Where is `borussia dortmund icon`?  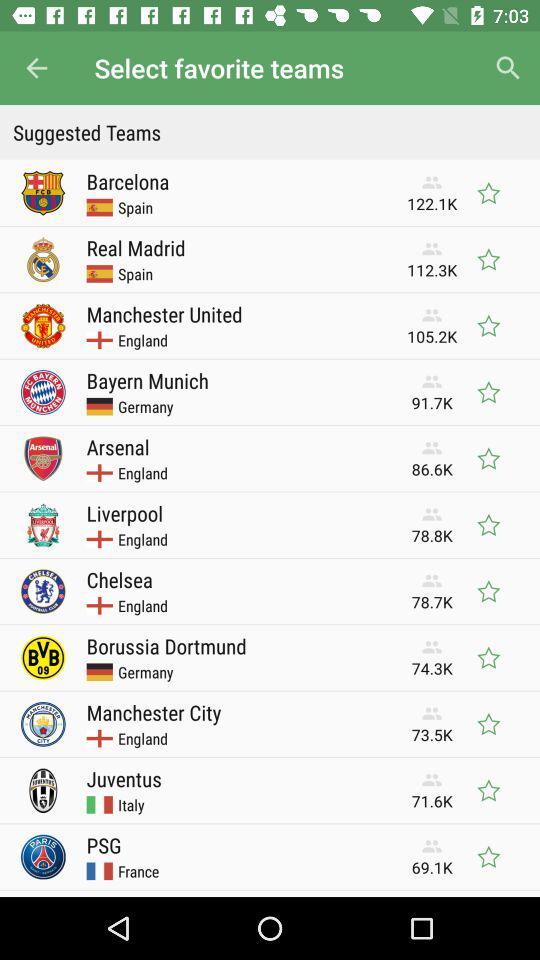 borussia dortmund icon is located at coordinates (165, 645).